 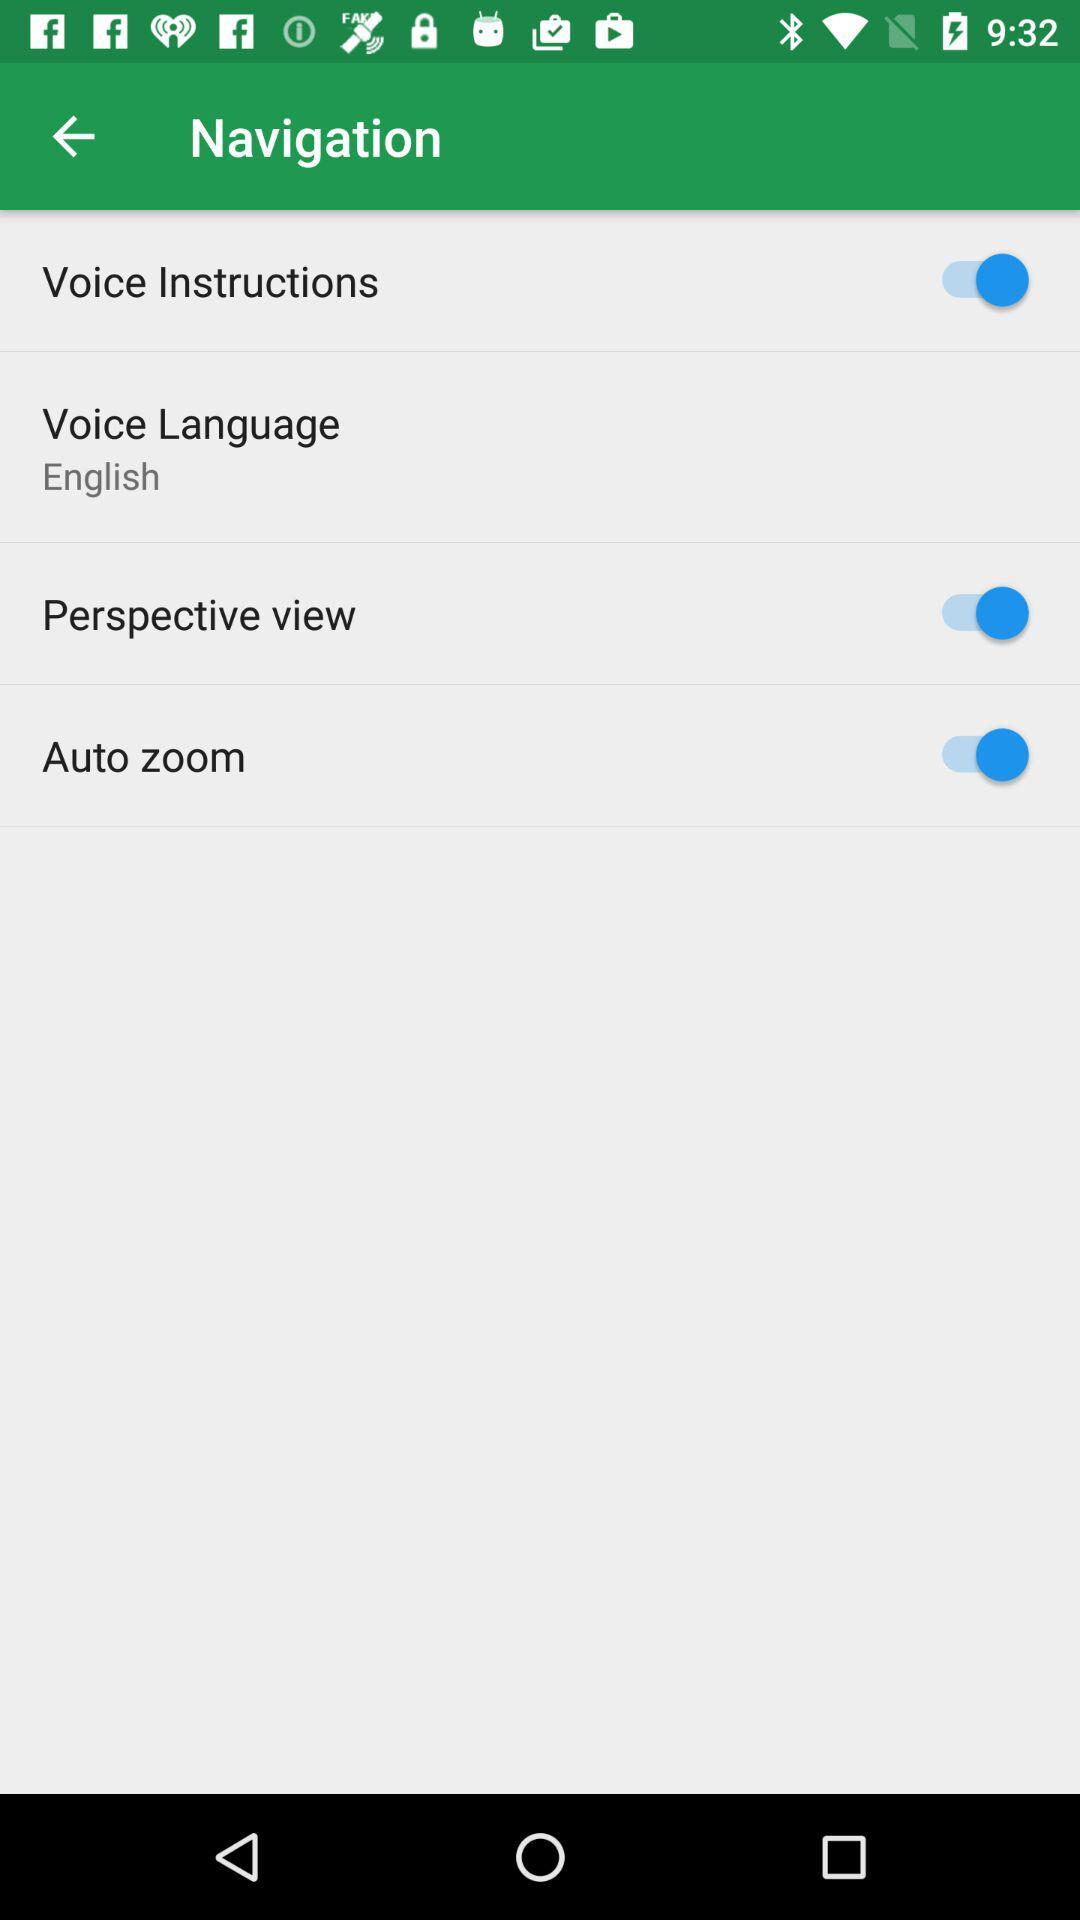 I want to click on item below the voice language item, so click(x=101, y=474).